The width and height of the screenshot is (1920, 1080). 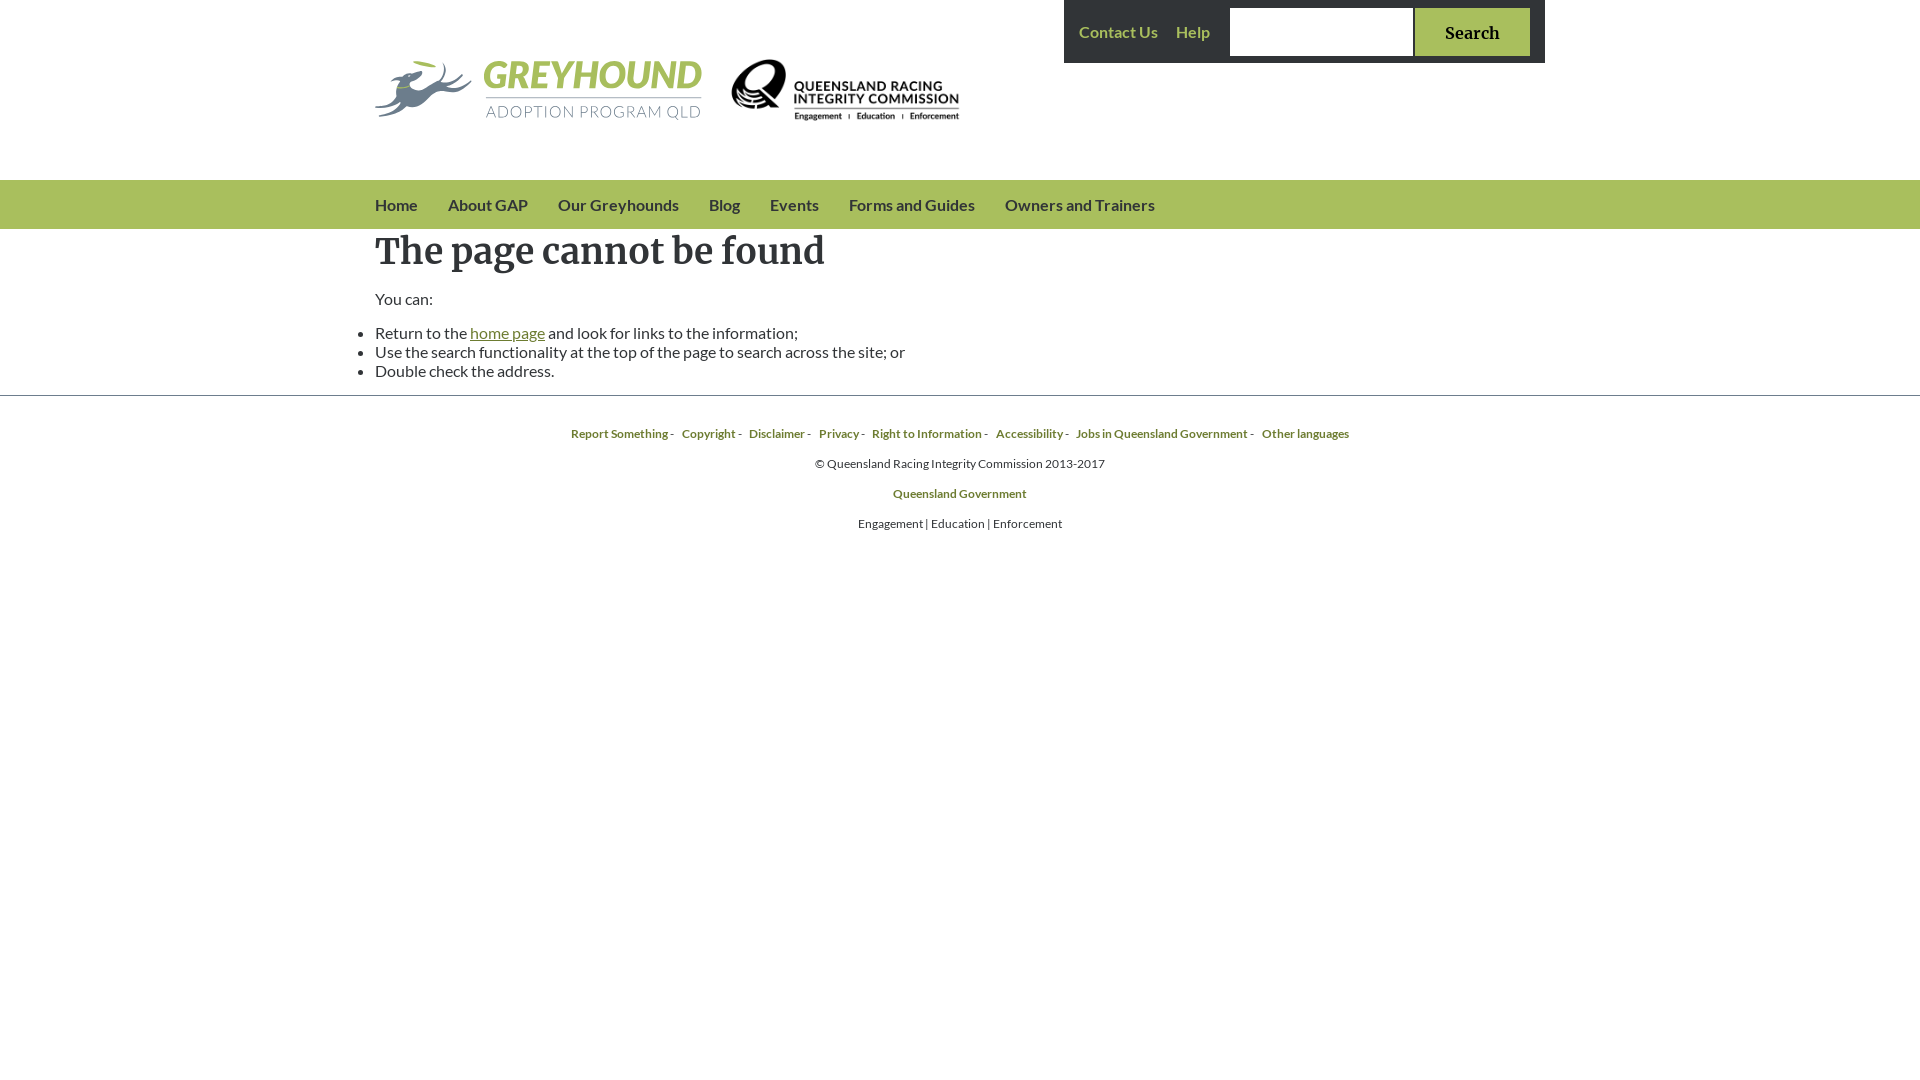 What do you see at coordinates (839, 432) in the screenshot?
I see `'Privacy'` at bounding box center [839, 432].